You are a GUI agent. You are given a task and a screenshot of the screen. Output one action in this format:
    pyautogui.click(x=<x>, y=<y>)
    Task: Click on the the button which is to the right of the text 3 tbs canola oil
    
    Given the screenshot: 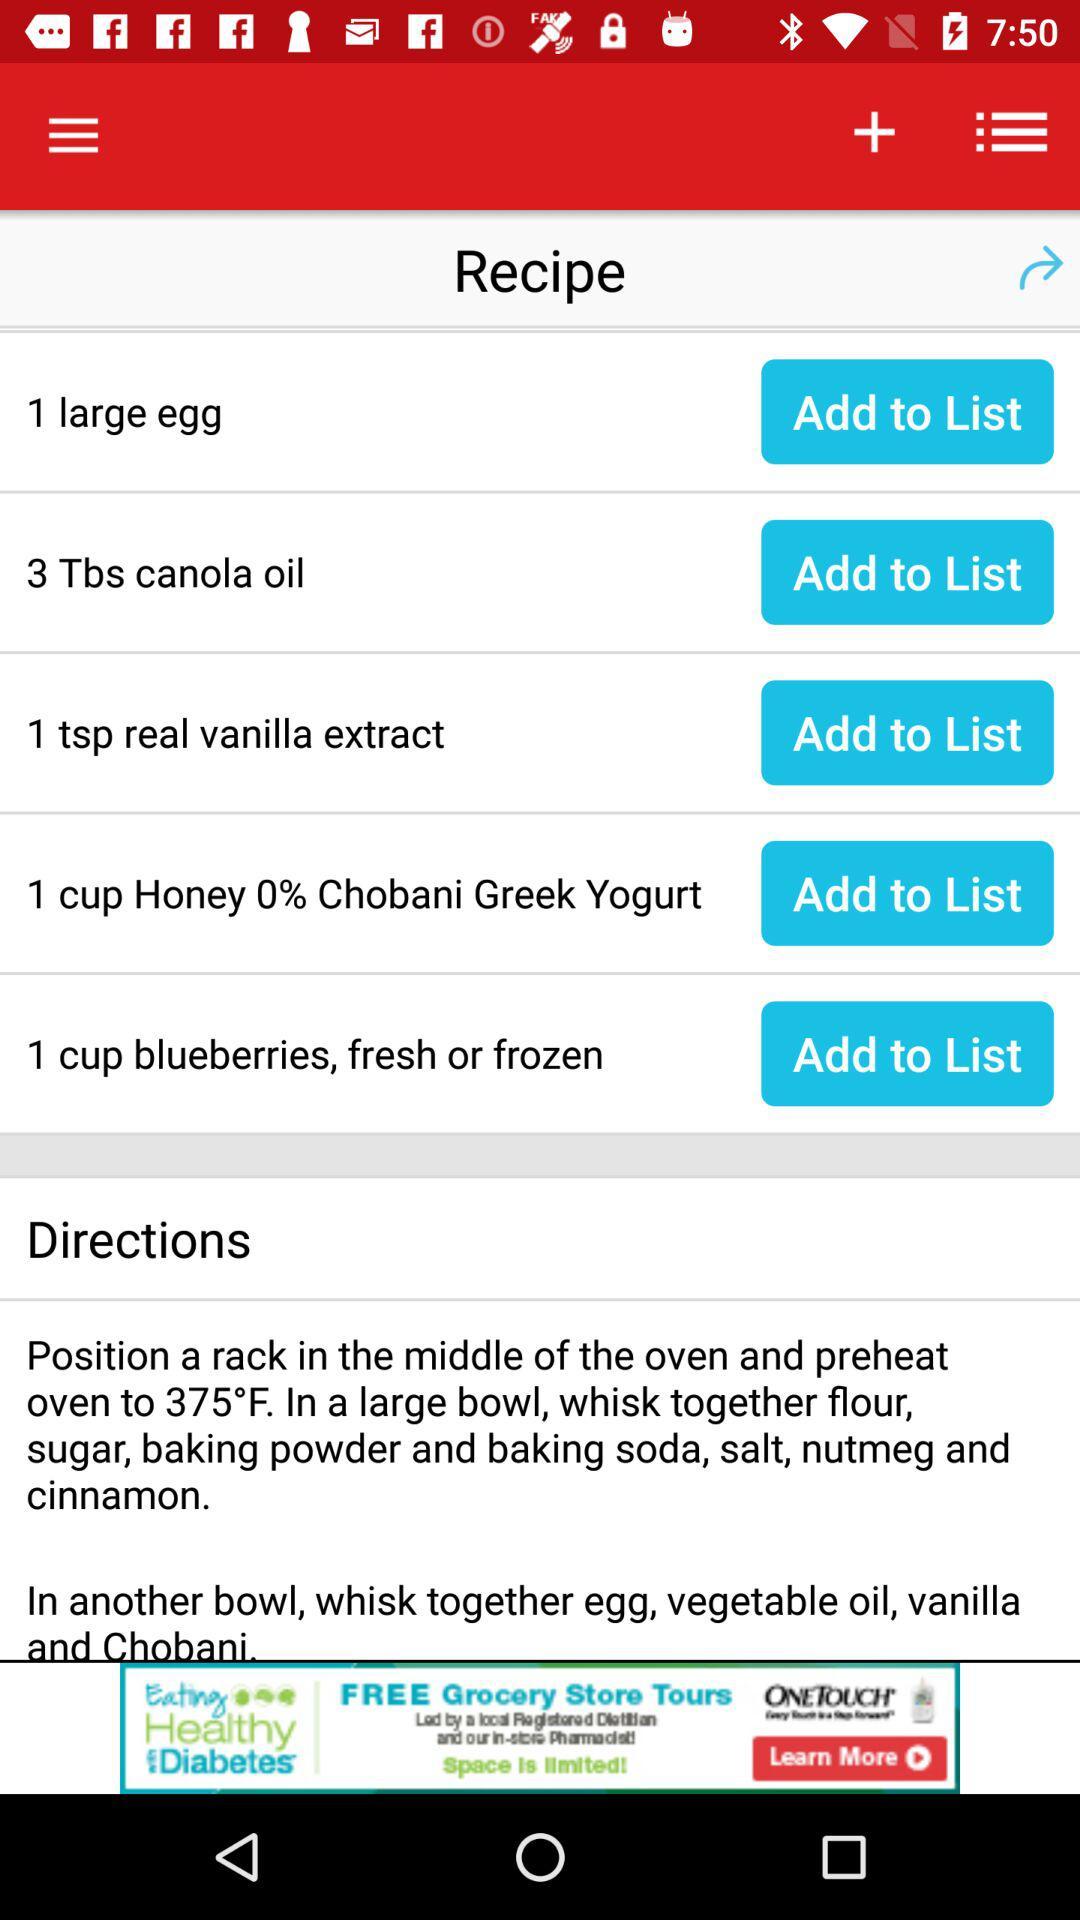 What is the action you would take?
    pyautogui.click(x=907, y=571)
    